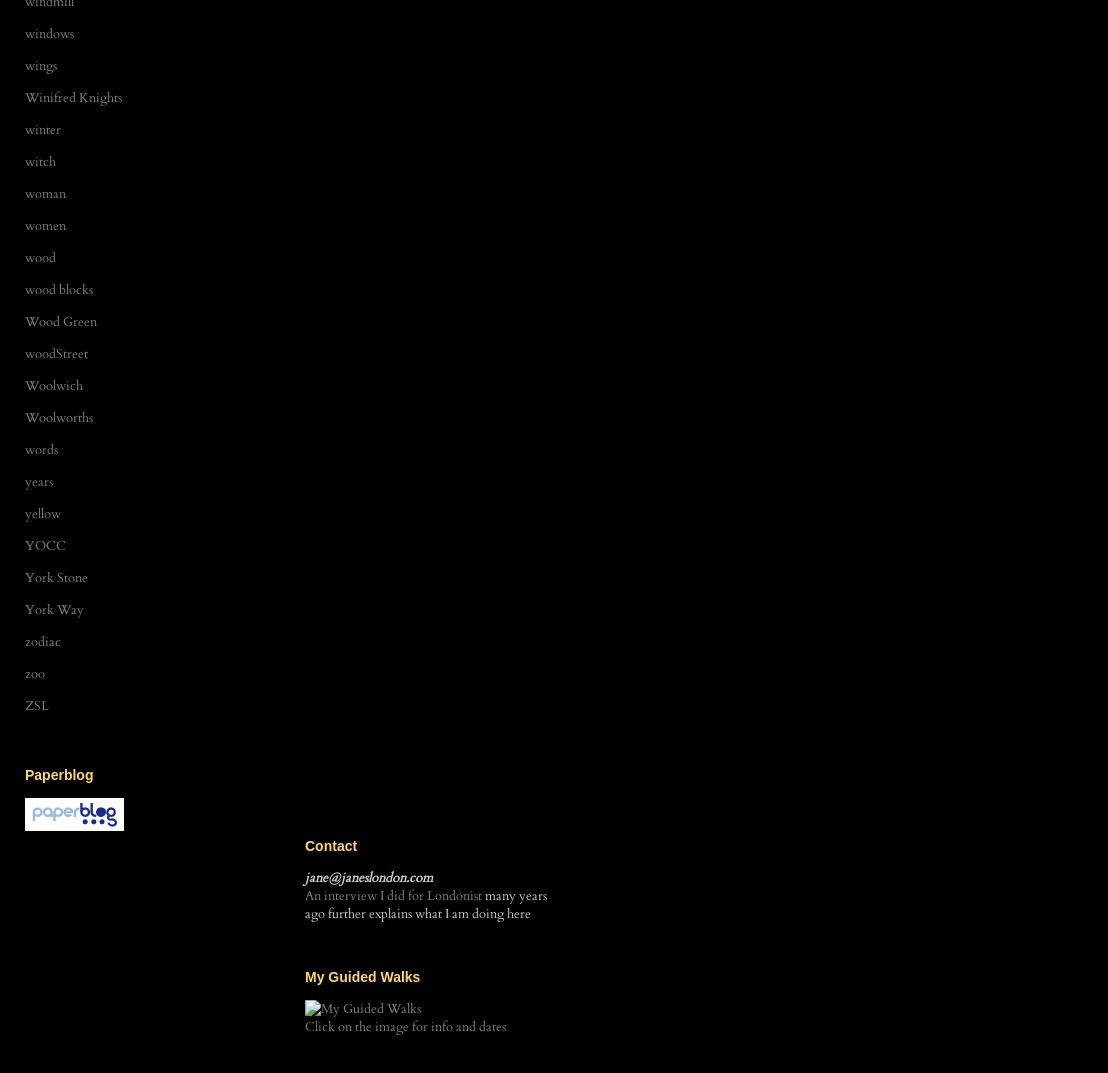 Image resolution: width=1108 pixels, height=1073 pixels. What do you see at coordinates (25, 576) in the screenshot?
I see `'York Stone'` at bounding box center [25, 576].